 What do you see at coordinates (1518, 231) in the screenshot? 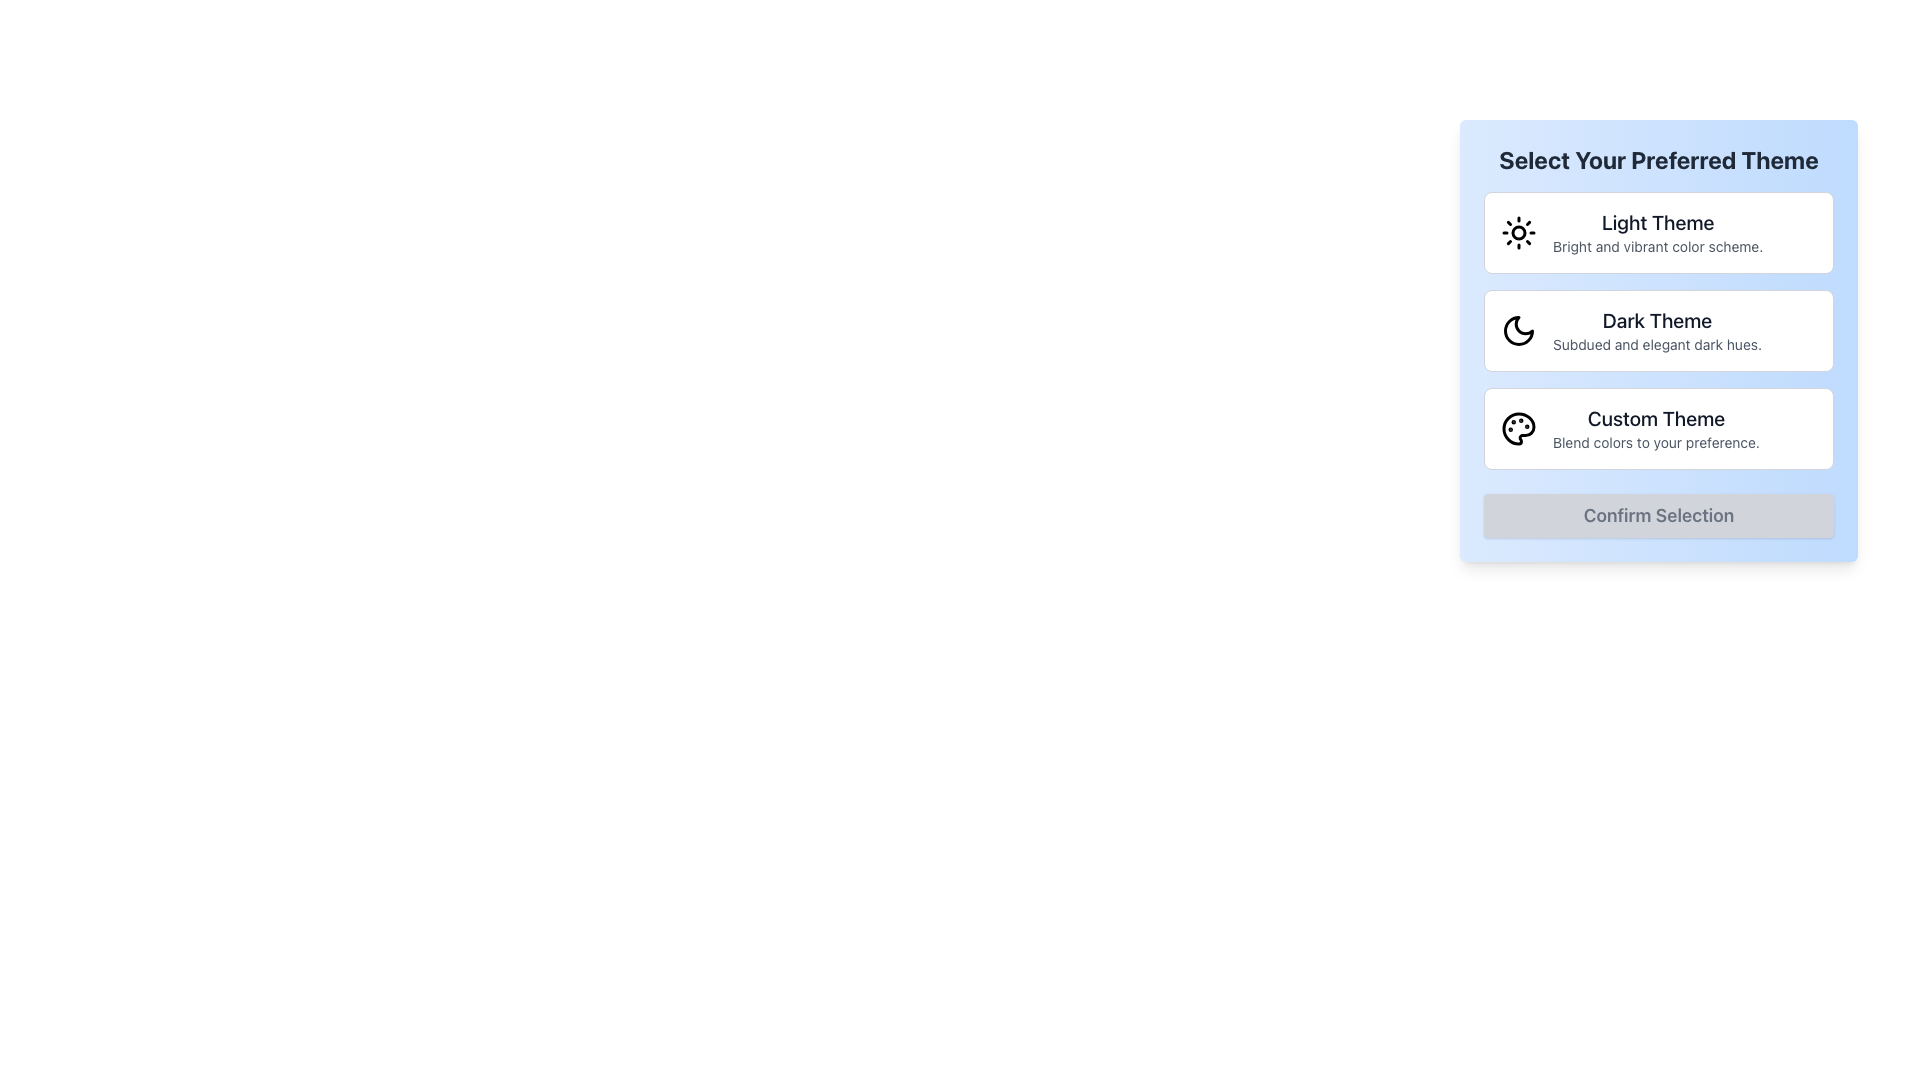
I see `the inner circular part of the sun icon, which visually indicates the 'Light Theme' option in the modal` at bounding box center [1518, 231].